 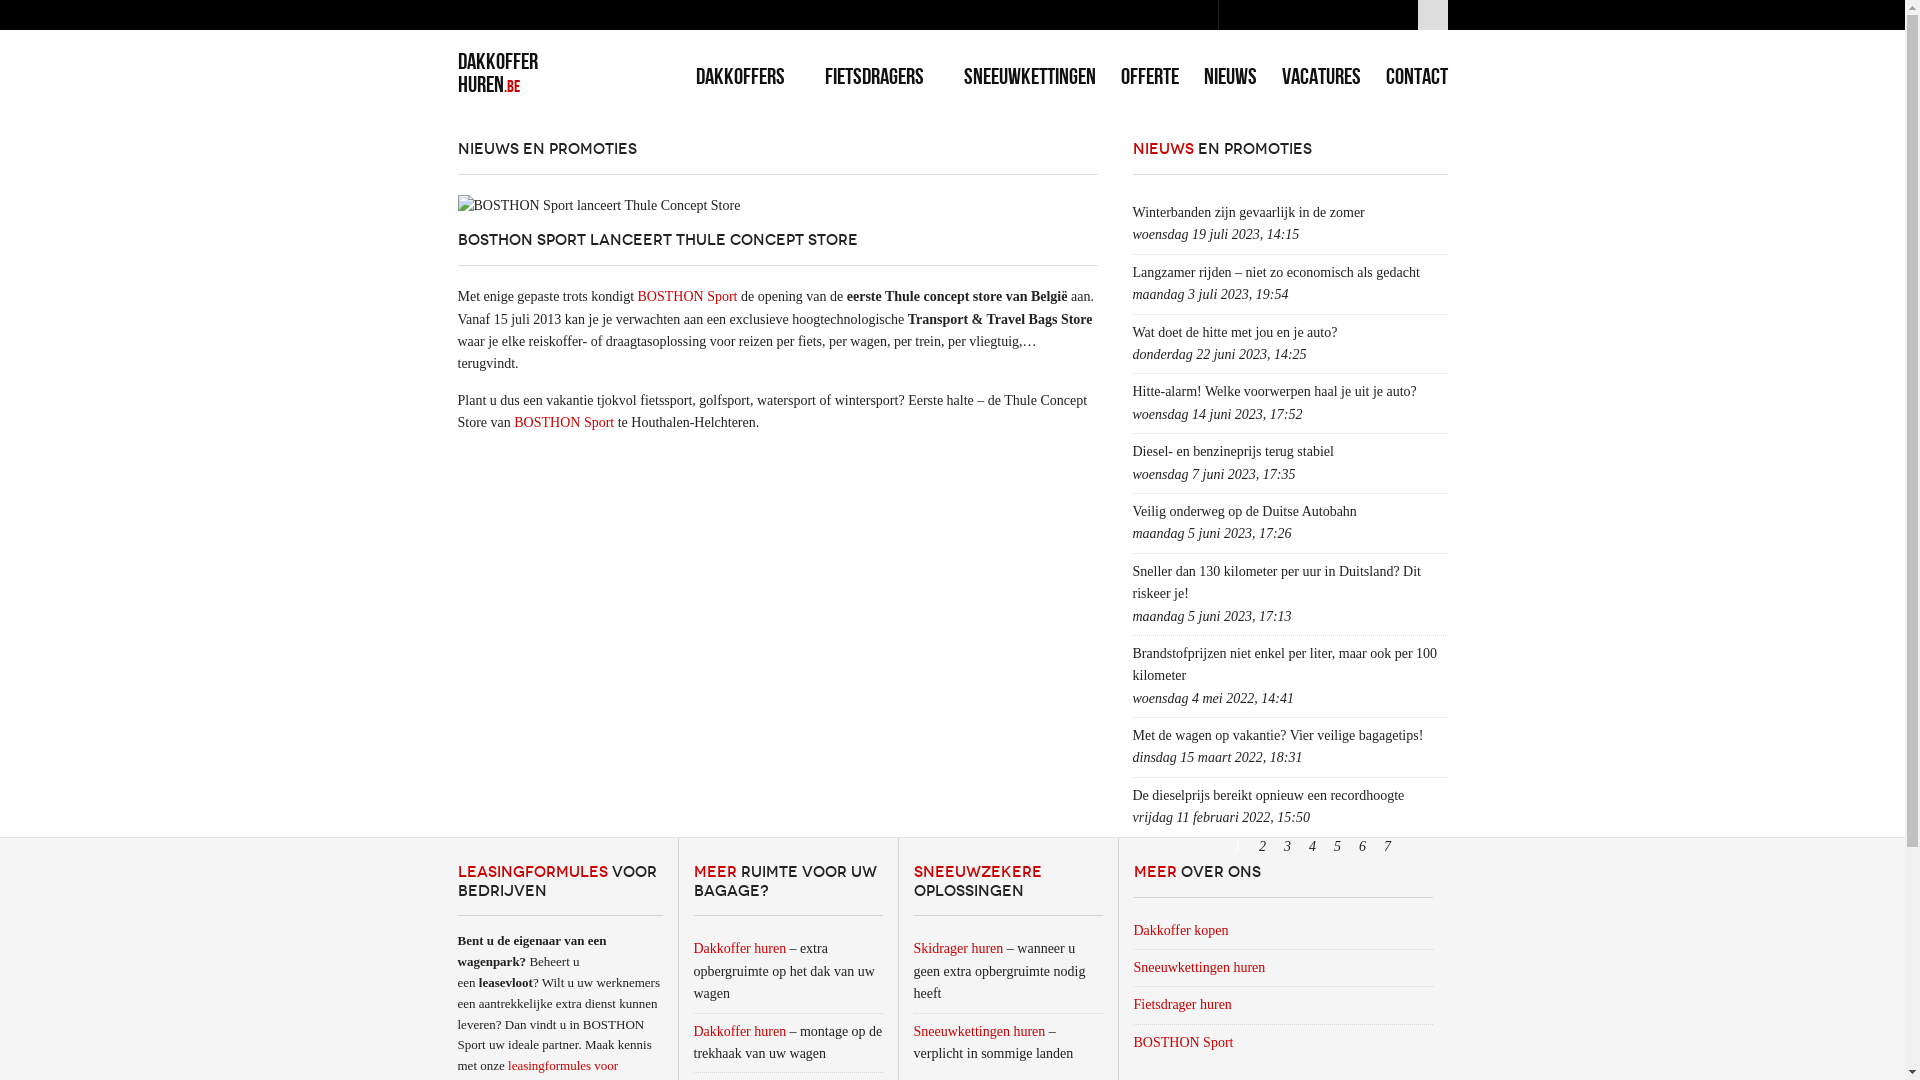 I want to click on 'BOSTHON Sport', so click(x=687, y=296).